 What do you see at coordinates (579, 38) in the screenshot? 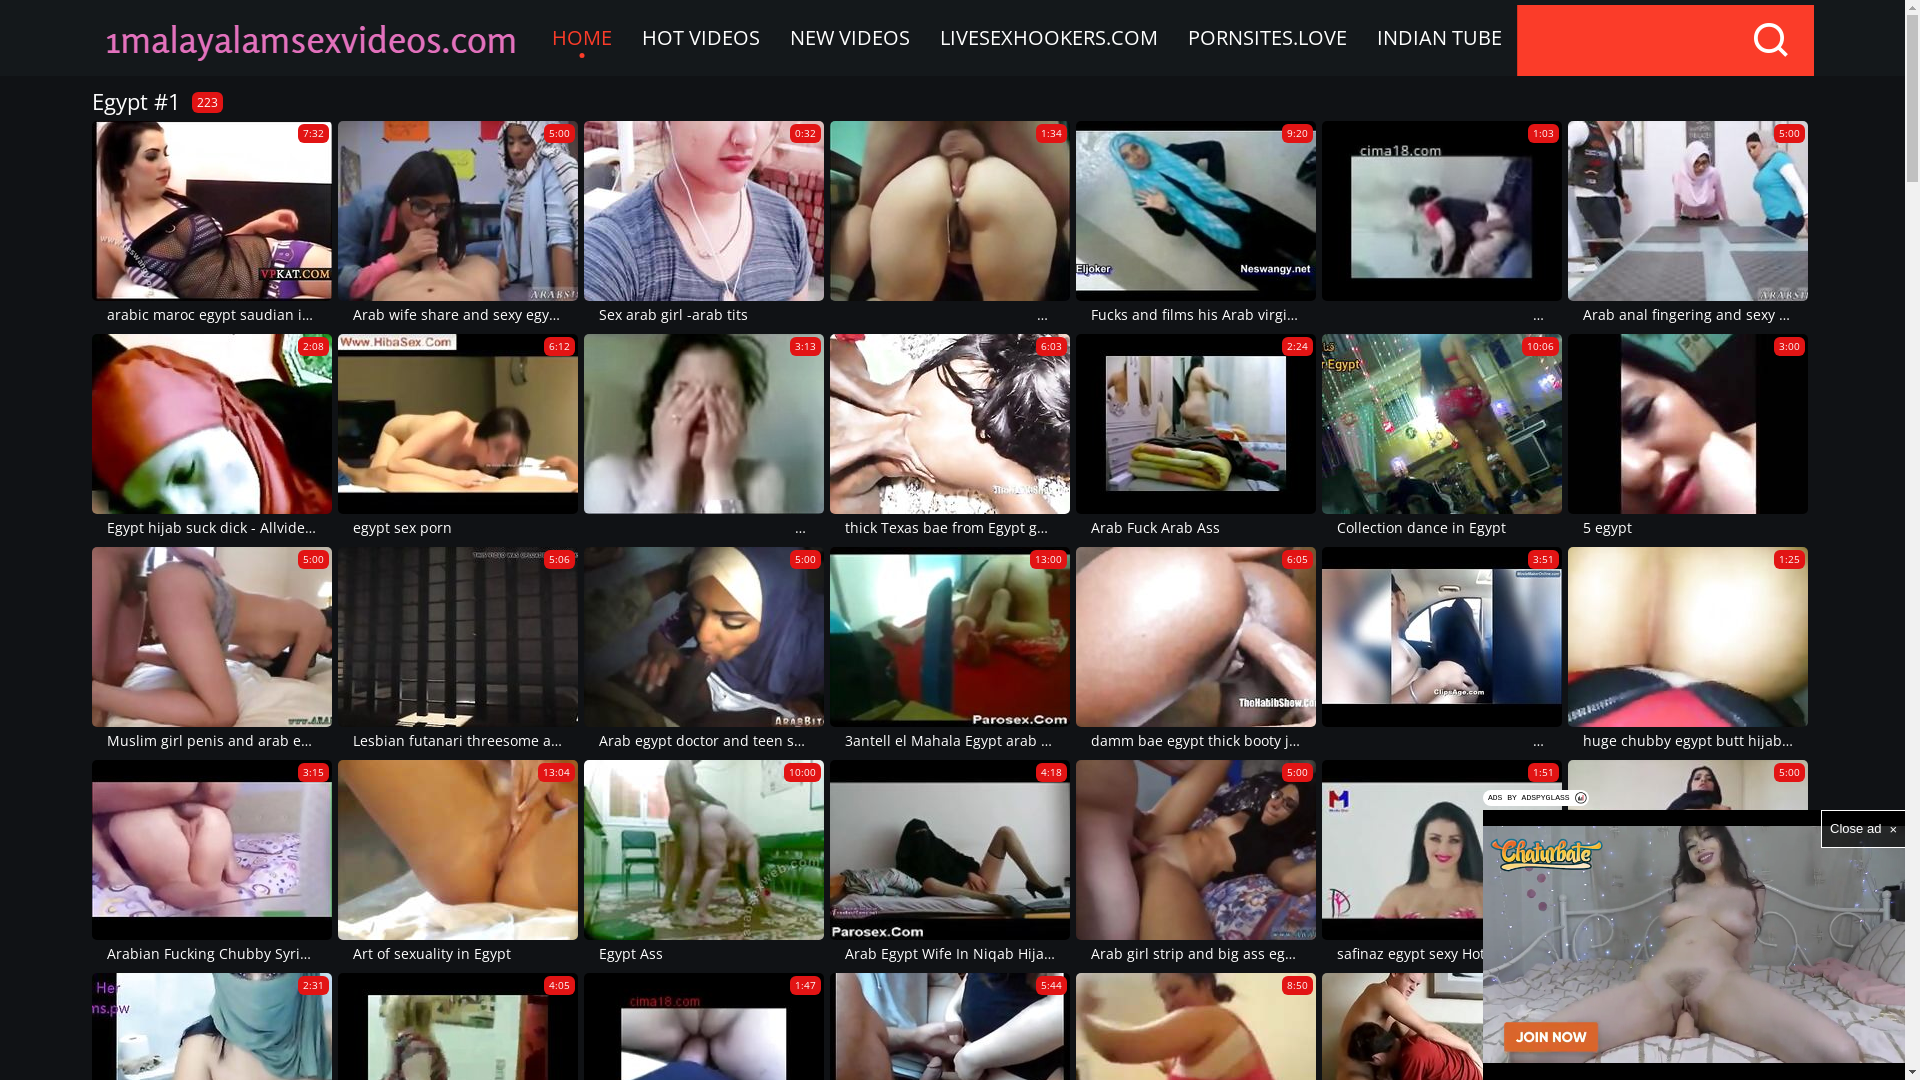
I see `'HOME'` at bounding box center [579, 38].